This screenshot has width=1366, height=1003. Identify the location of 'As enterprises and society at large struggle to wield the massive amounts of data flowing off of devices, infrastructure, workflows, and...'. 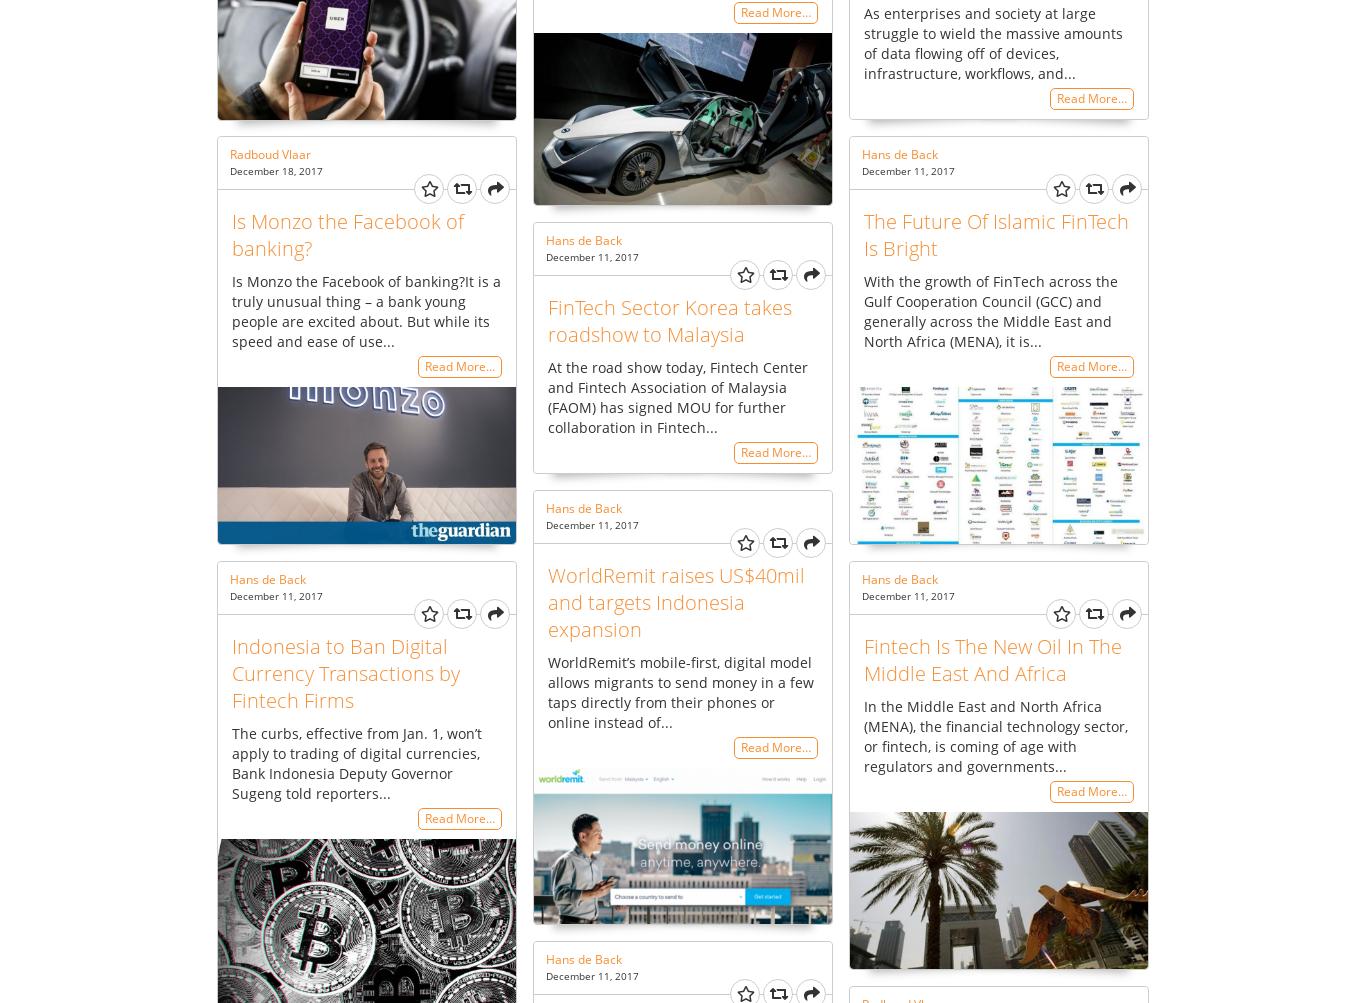
(862, 42).